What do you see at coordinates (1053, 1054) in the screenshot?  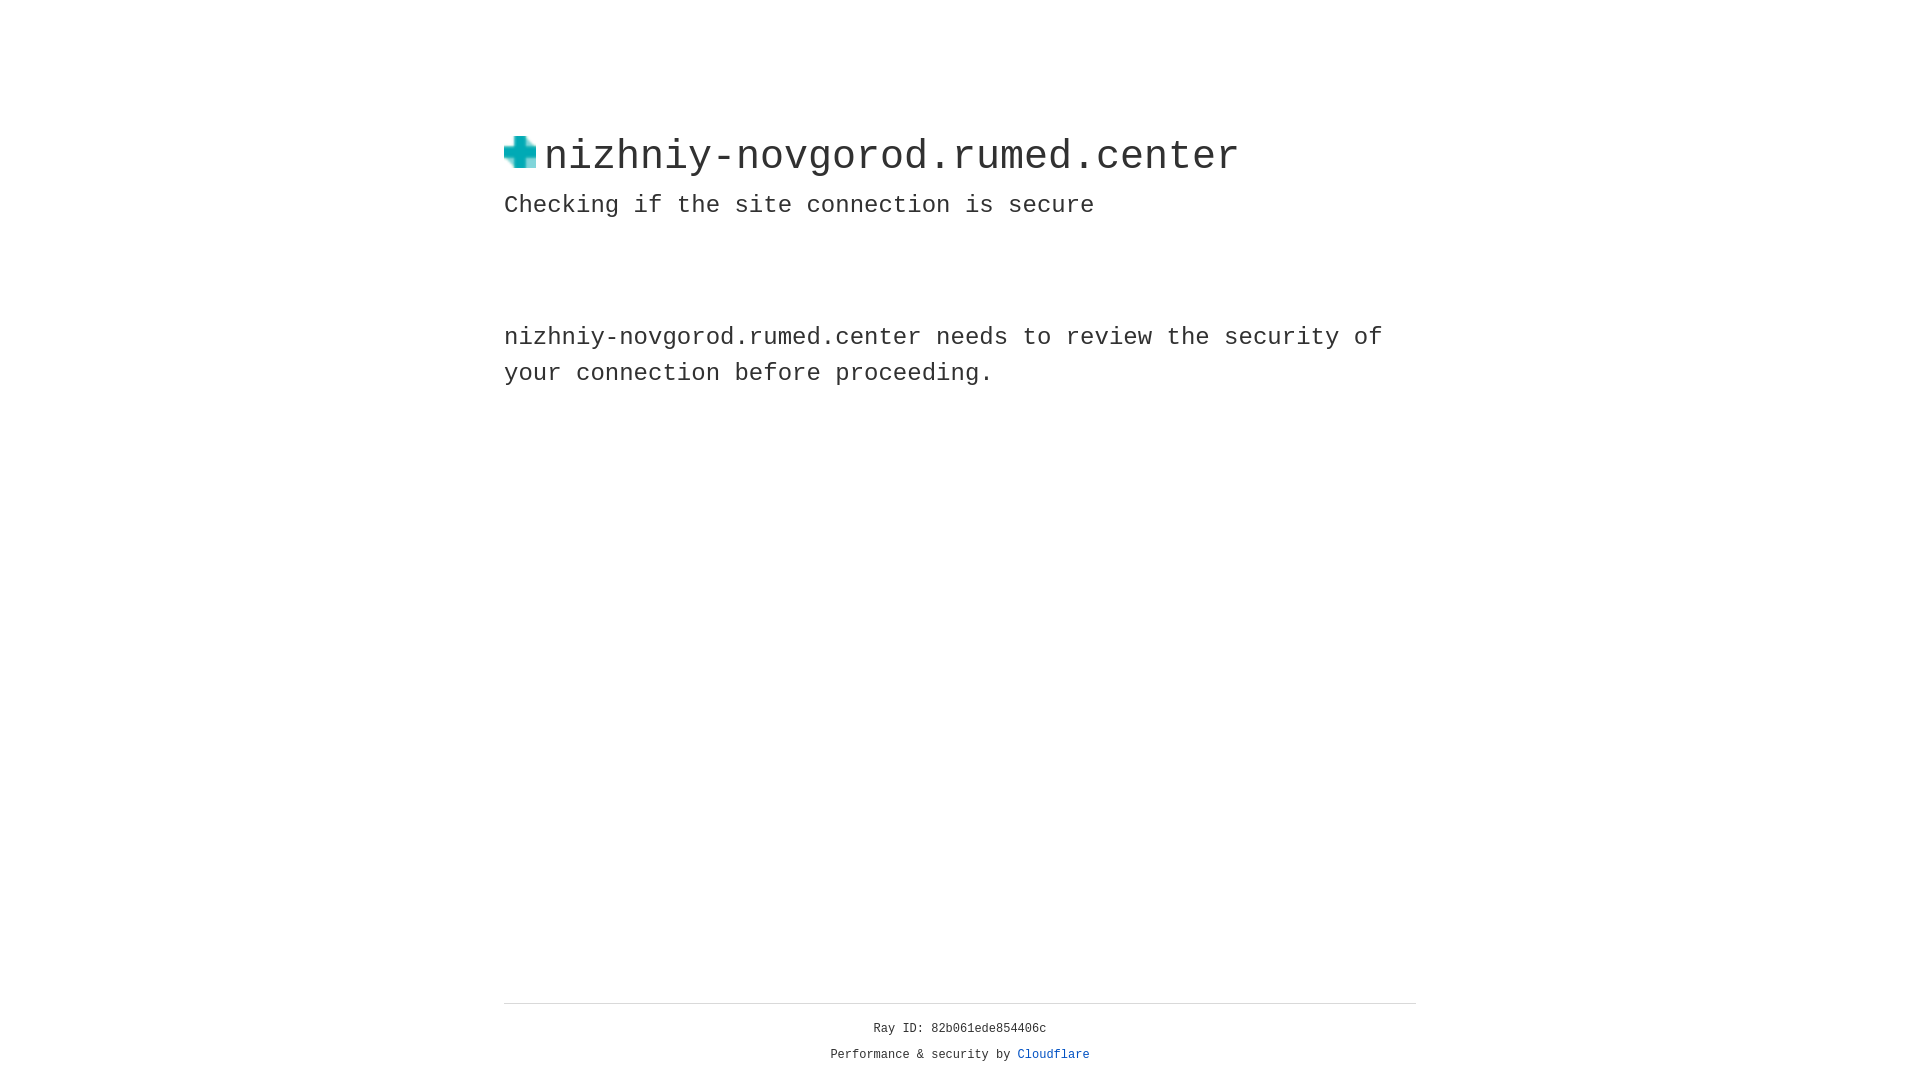 I see `'Cloudflare'` at bounding box center [1053, 1054].